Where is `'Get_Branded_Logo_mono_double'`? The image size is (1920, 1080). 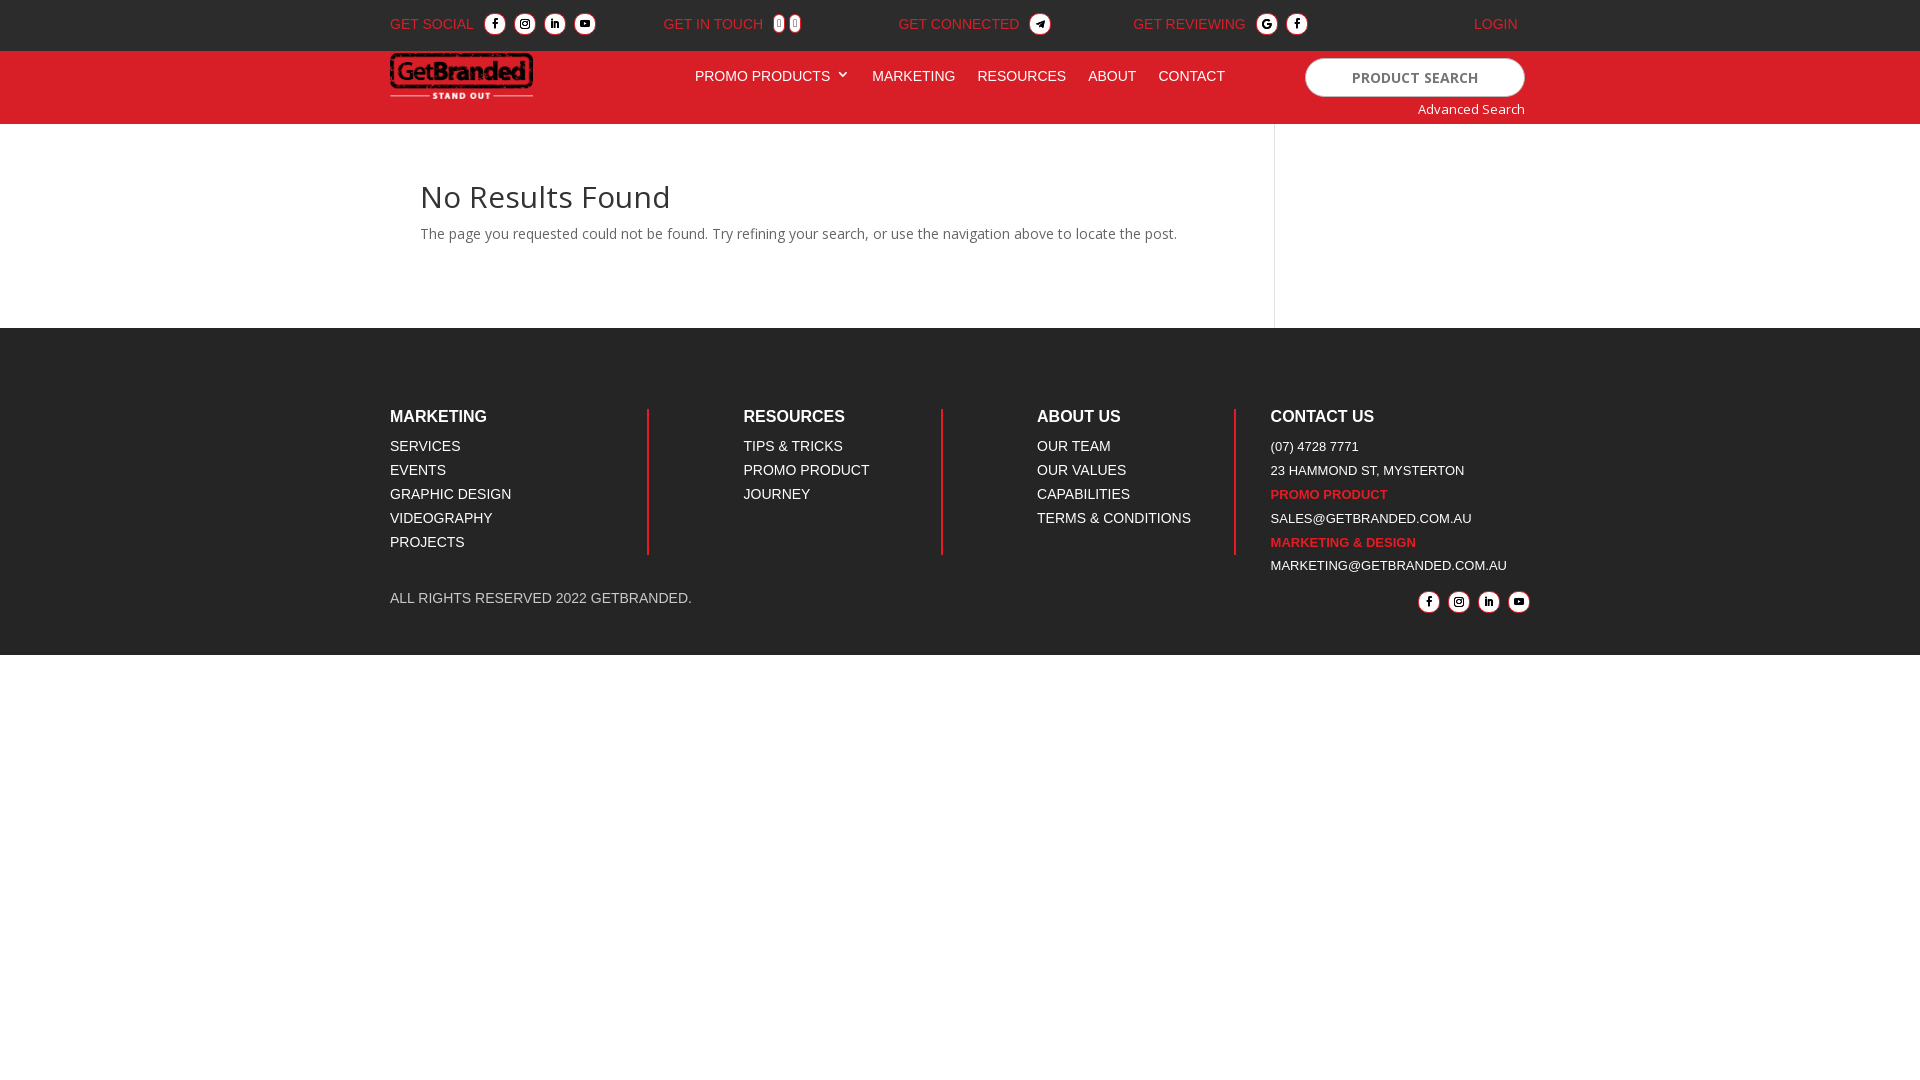
'Get_Branded_Logo_mono_double' is located at coordinates (460, 75).